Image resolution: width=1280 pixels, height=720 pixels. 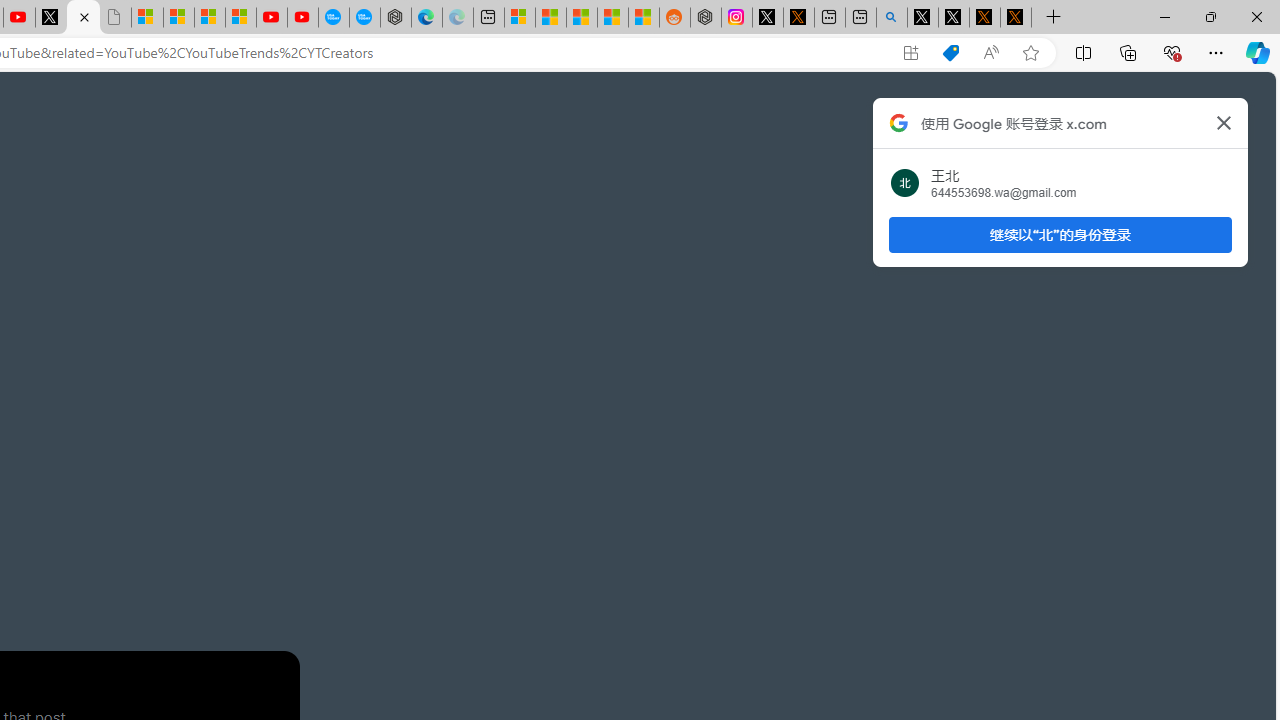 I want to click on 'Add this page to favorites (Ctrl+D)', so click(x=1031, y=52).